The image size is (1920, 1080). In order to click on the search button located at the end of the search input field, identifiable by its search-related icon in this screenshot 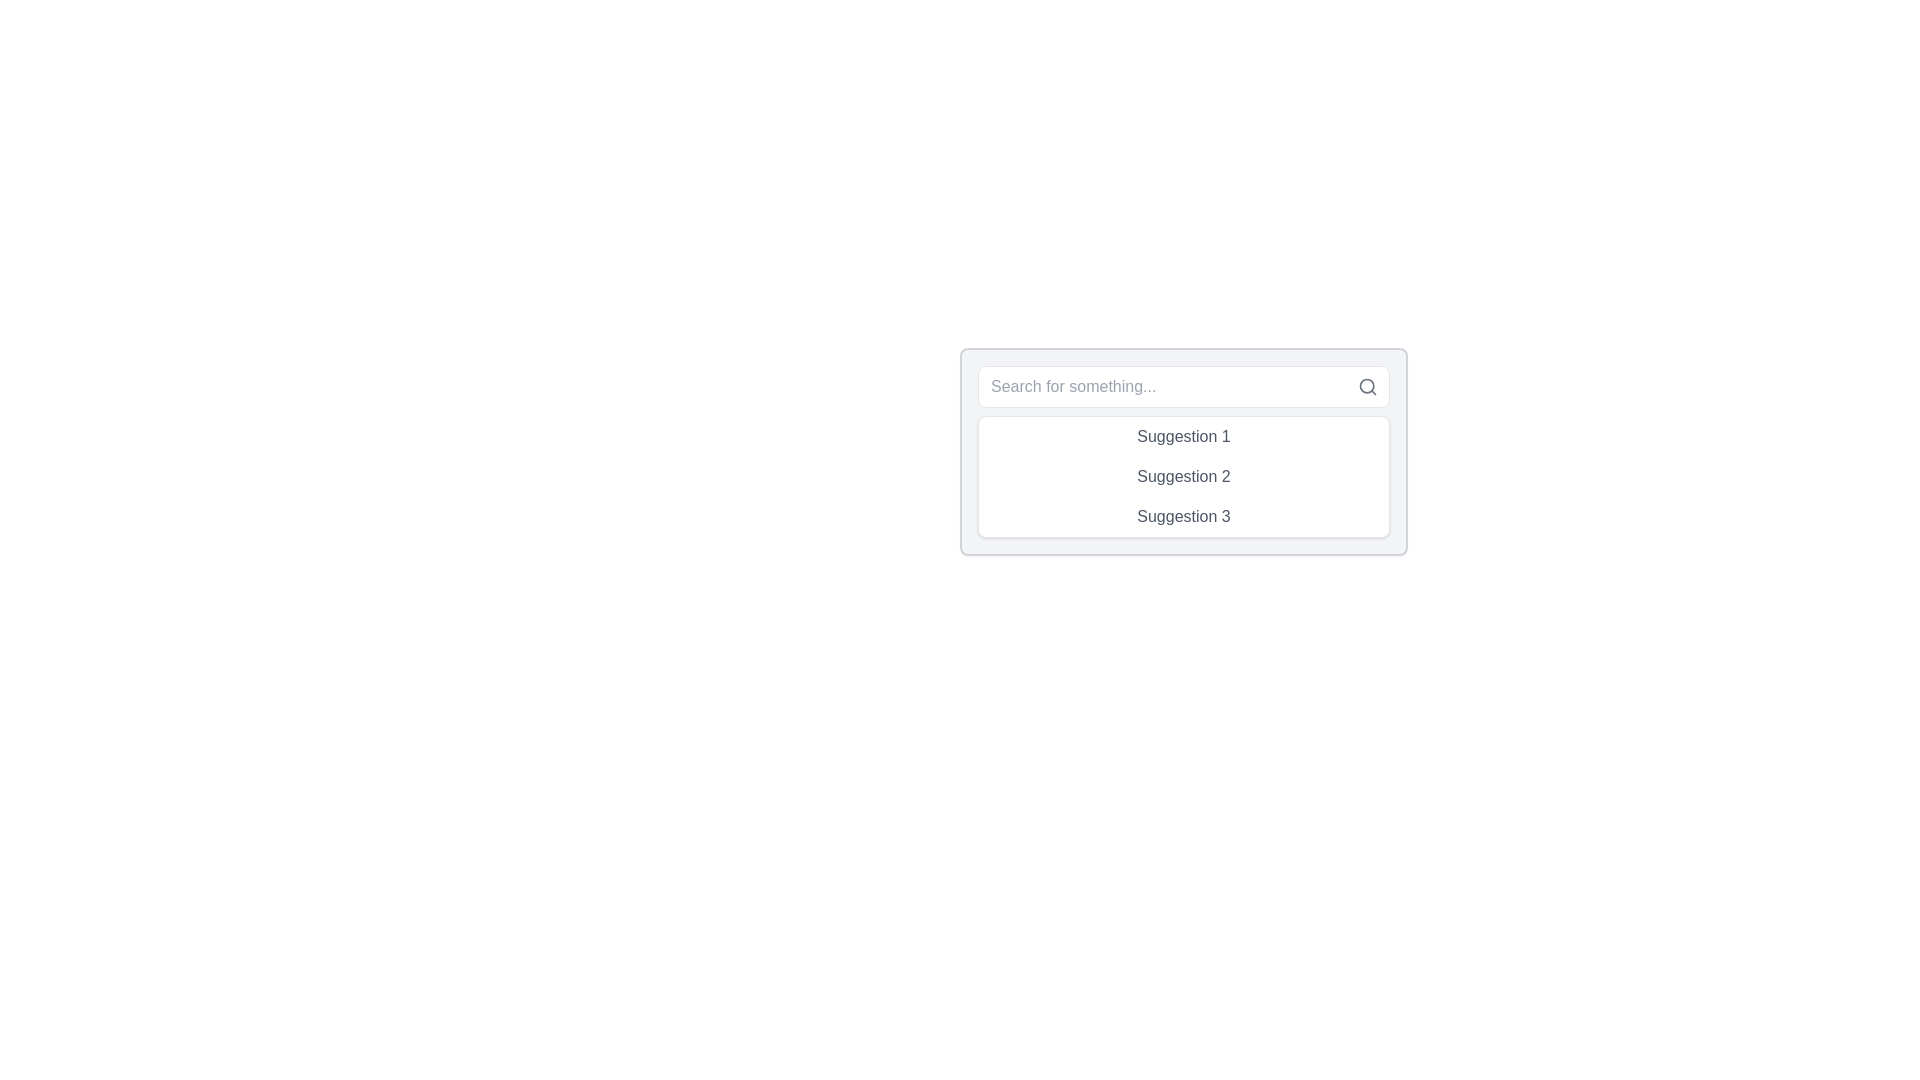, I will do `click(1367, 386)`.